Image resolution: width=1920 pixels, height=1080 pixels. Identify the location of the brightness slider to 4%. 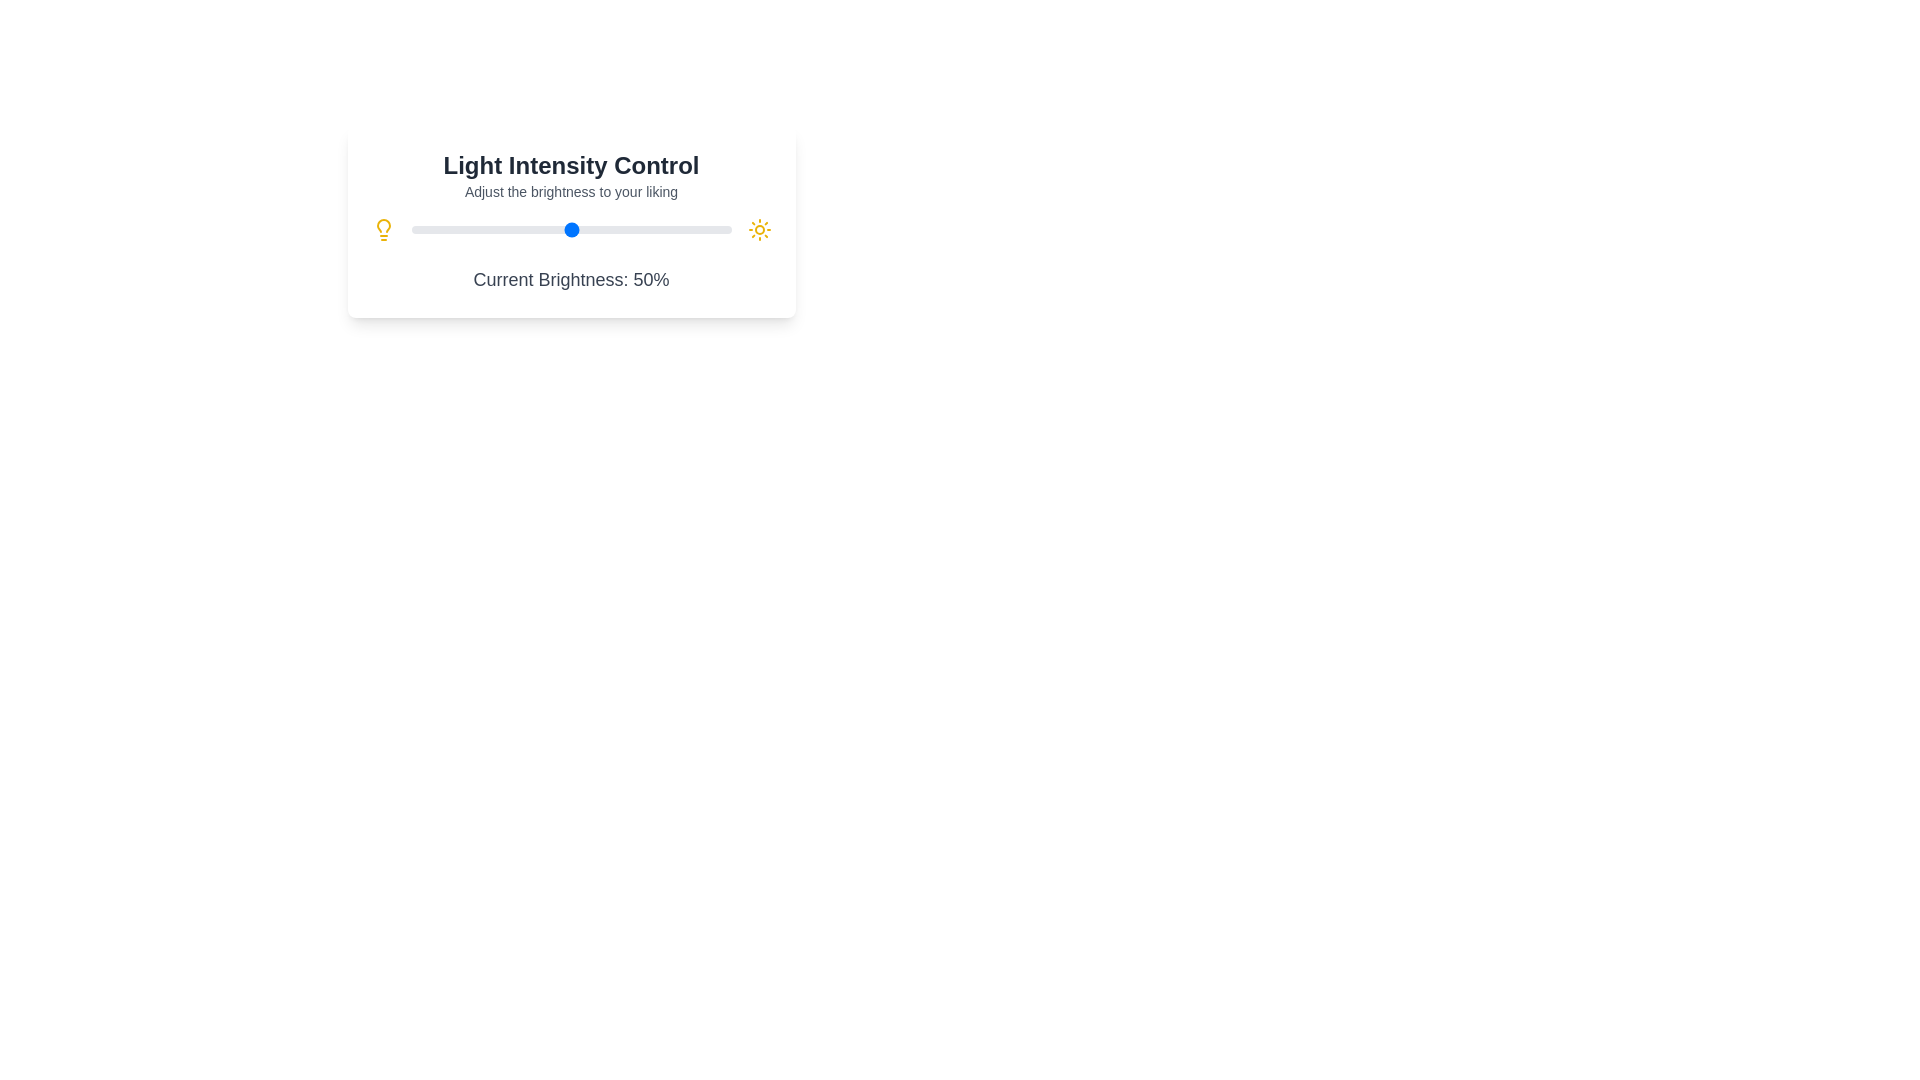
(423, 229).